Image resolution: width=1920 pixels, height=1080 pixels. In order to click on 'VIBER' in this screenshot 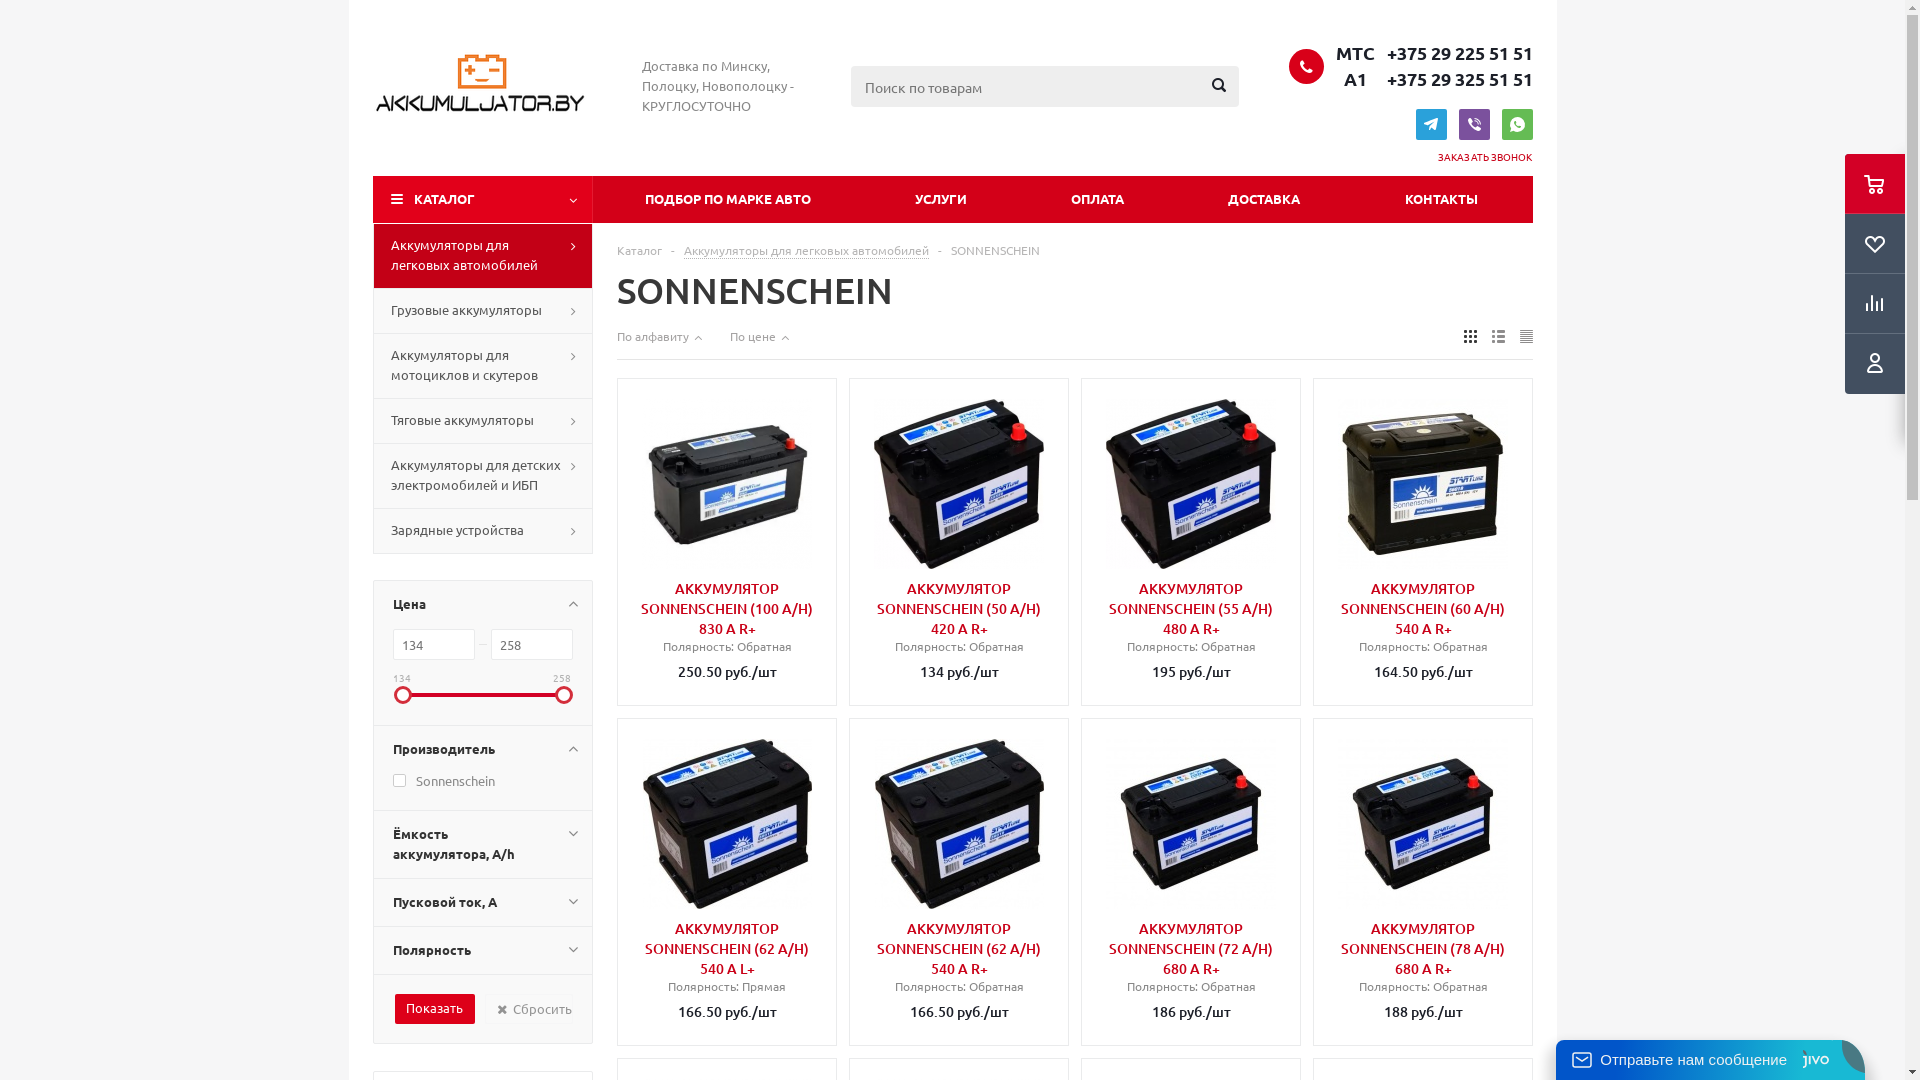, I will do `click(1473, 124)`.